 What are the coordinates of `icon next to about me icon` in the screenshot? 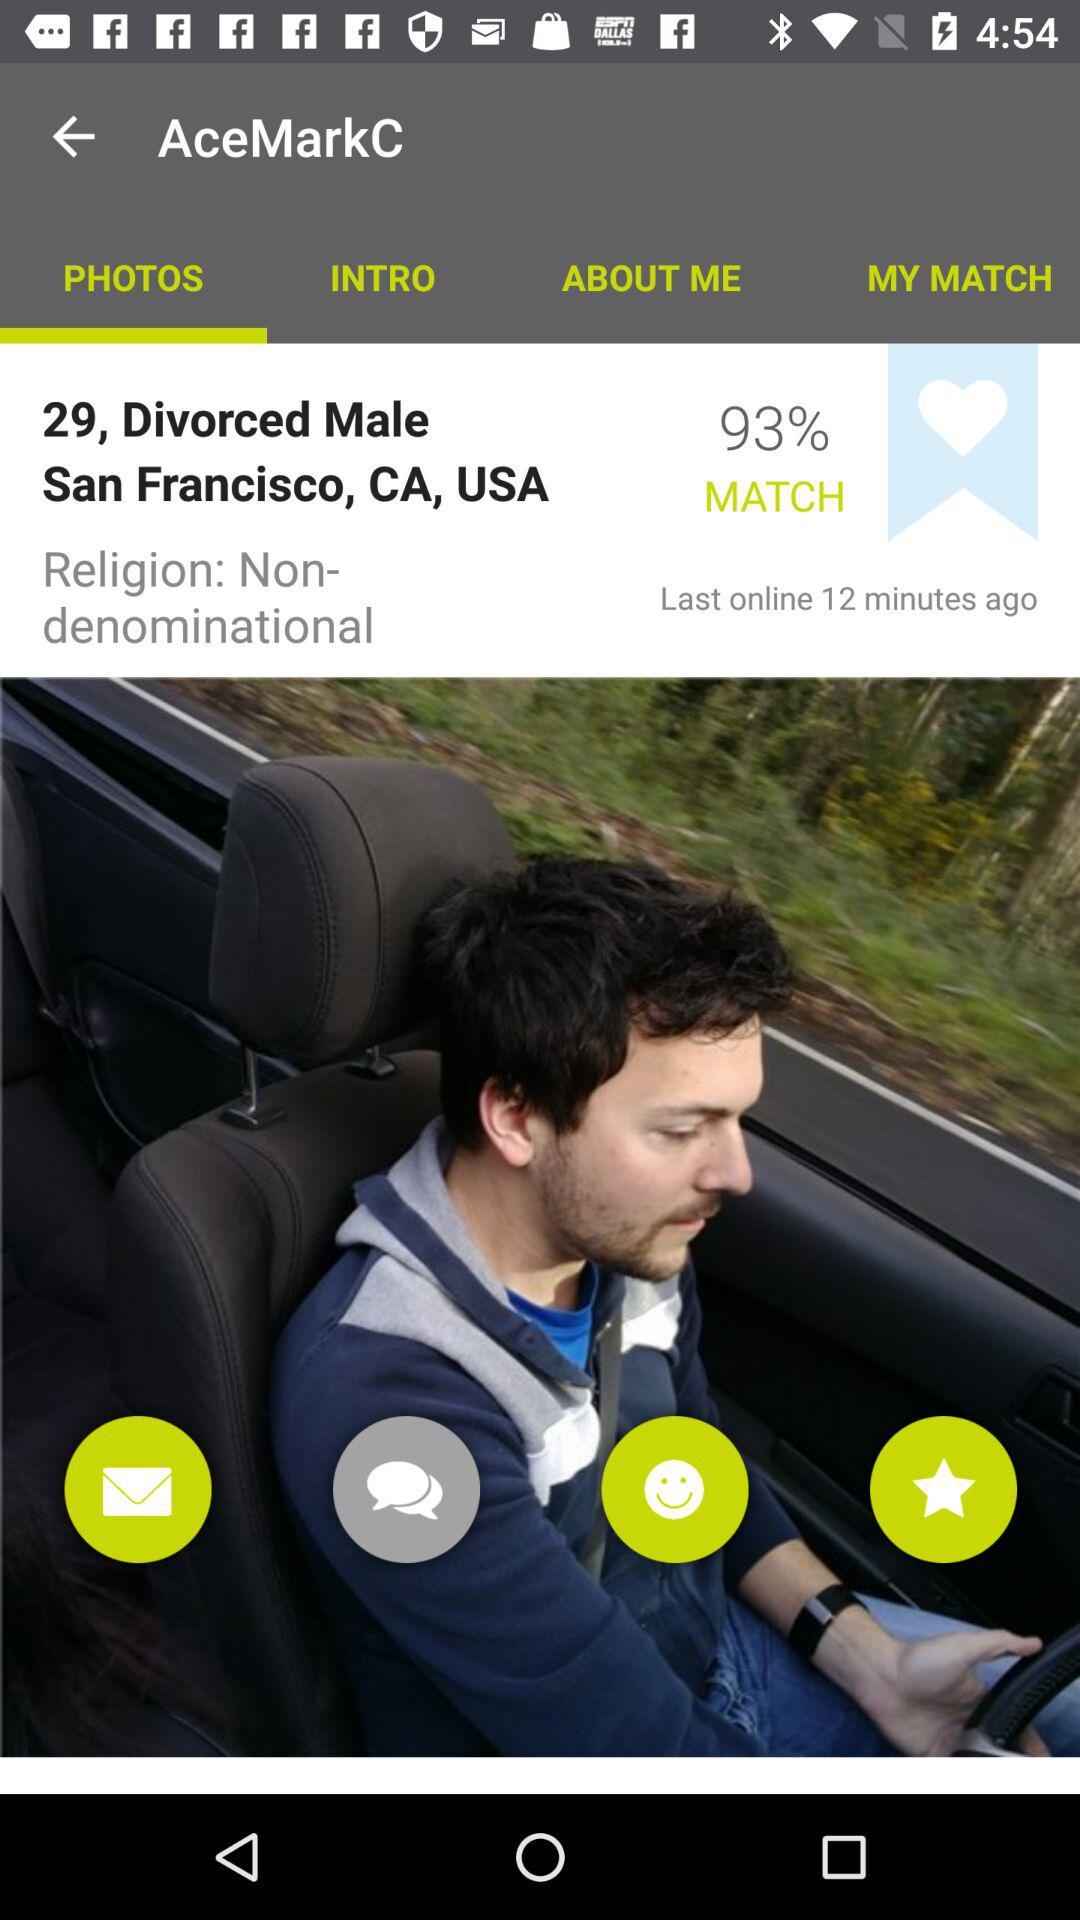 It's located at (941, 275).